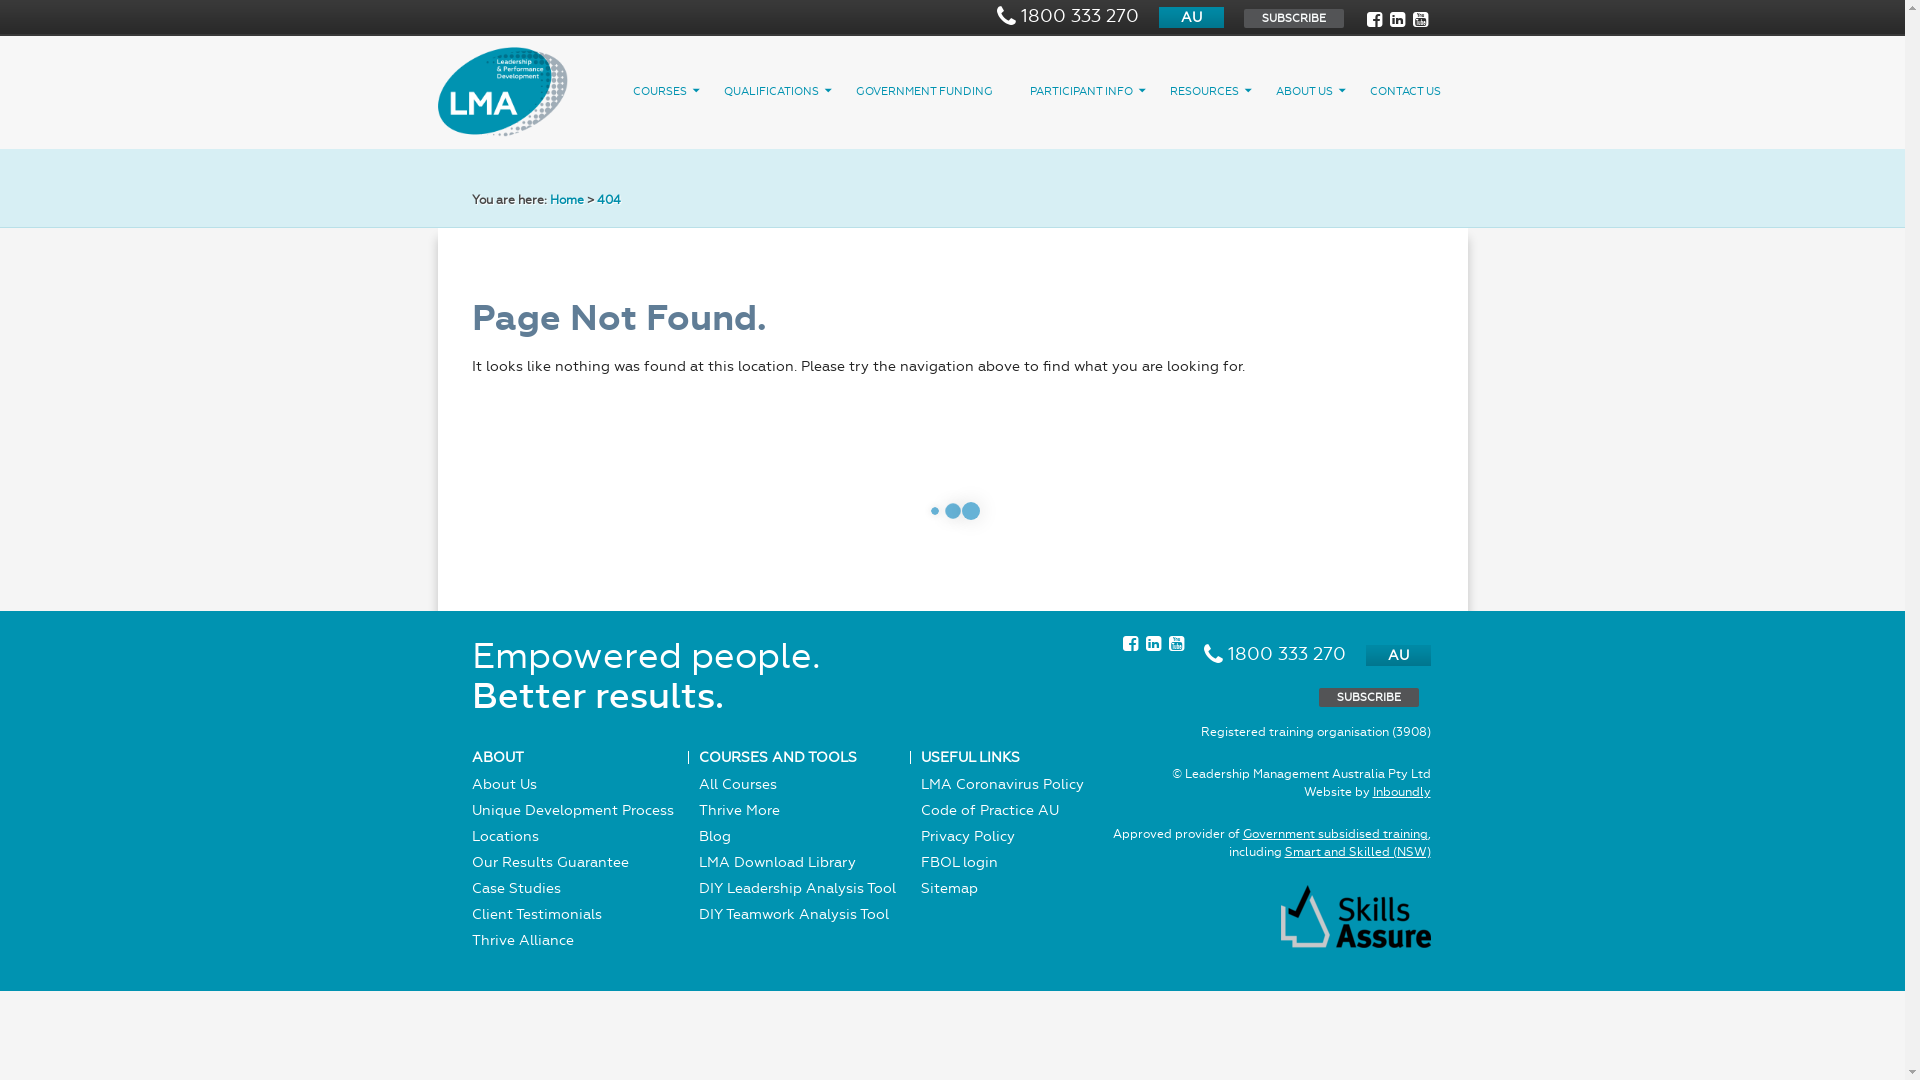 The height and width of the screenshot is (1080, 1920). What do you see at coordinates (1334, 833) in the screenshot?
I see `'Government subsidised training'` at bounding box center [1334, 833].